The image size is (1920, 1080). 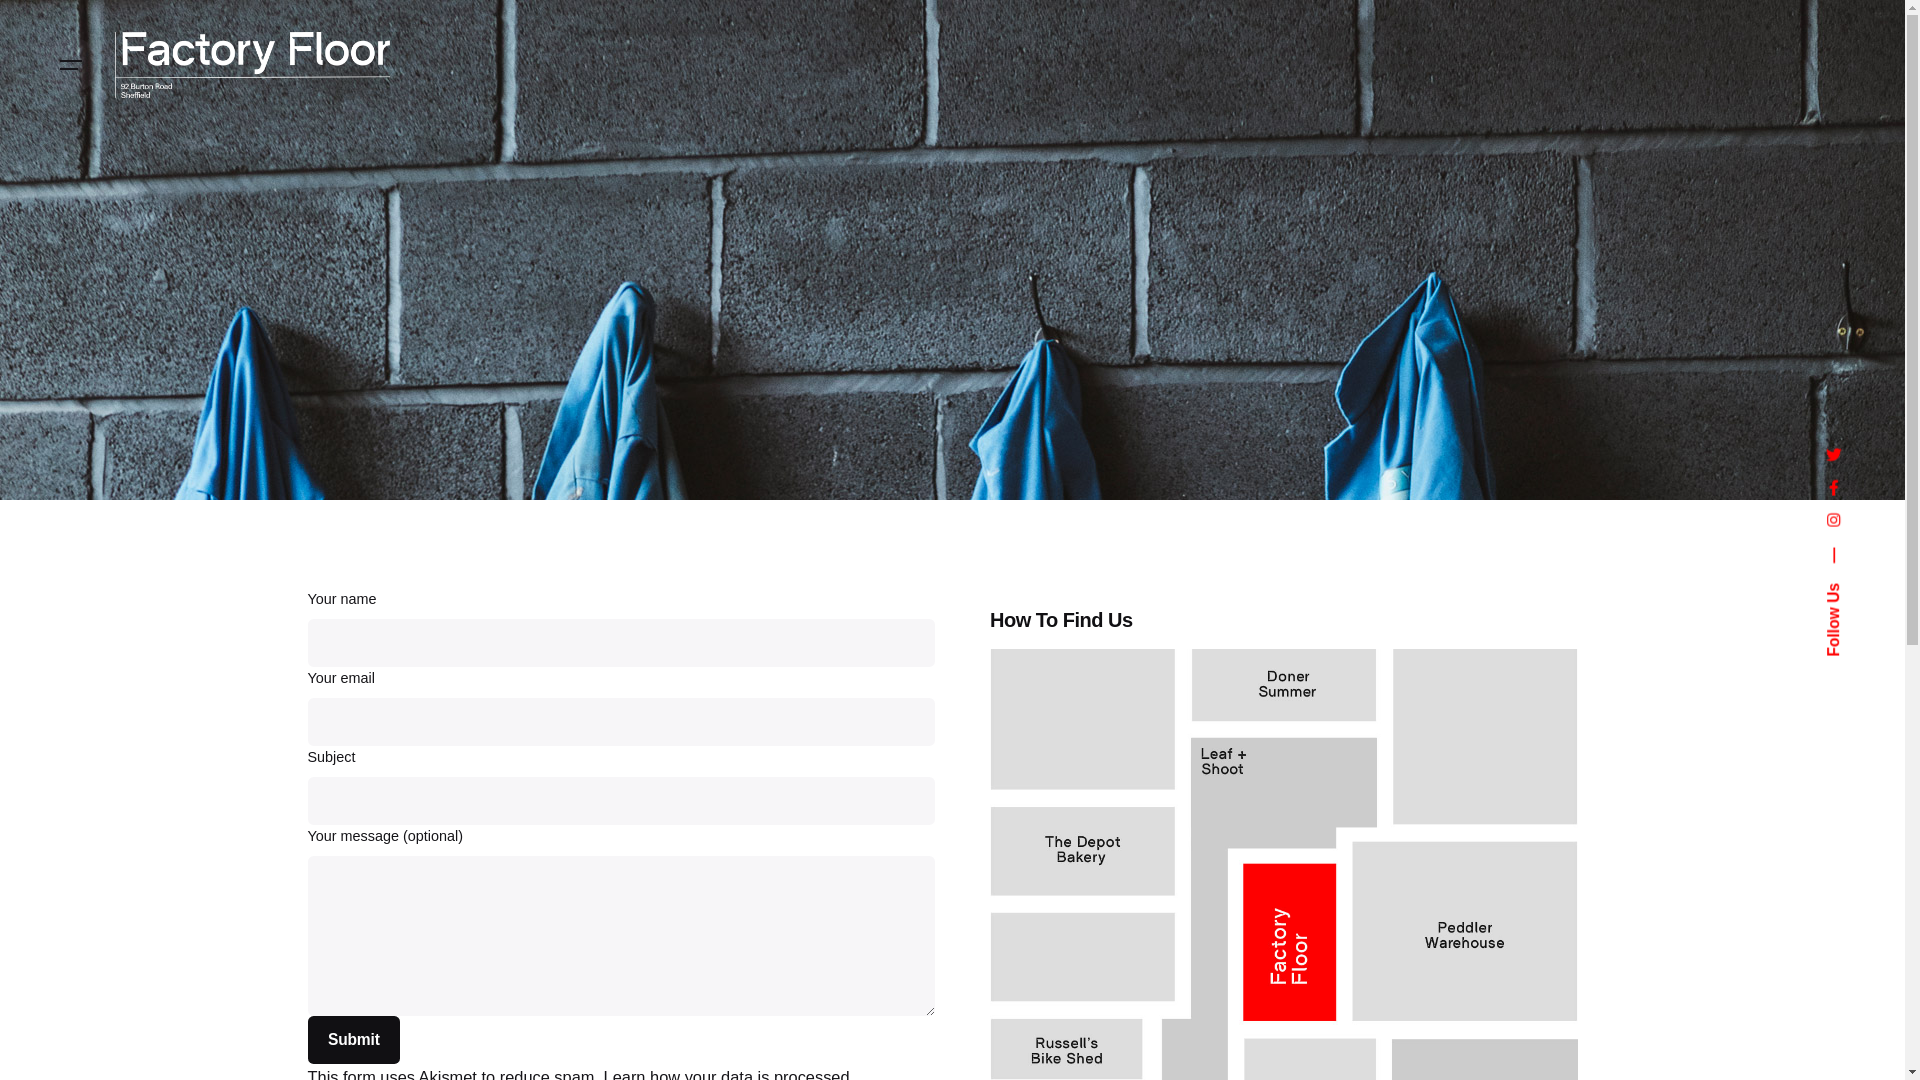 What do you see at coordinates (354, 1039) in the screenshot?
I see `'Submit'` at bounding box center [354, 1039].